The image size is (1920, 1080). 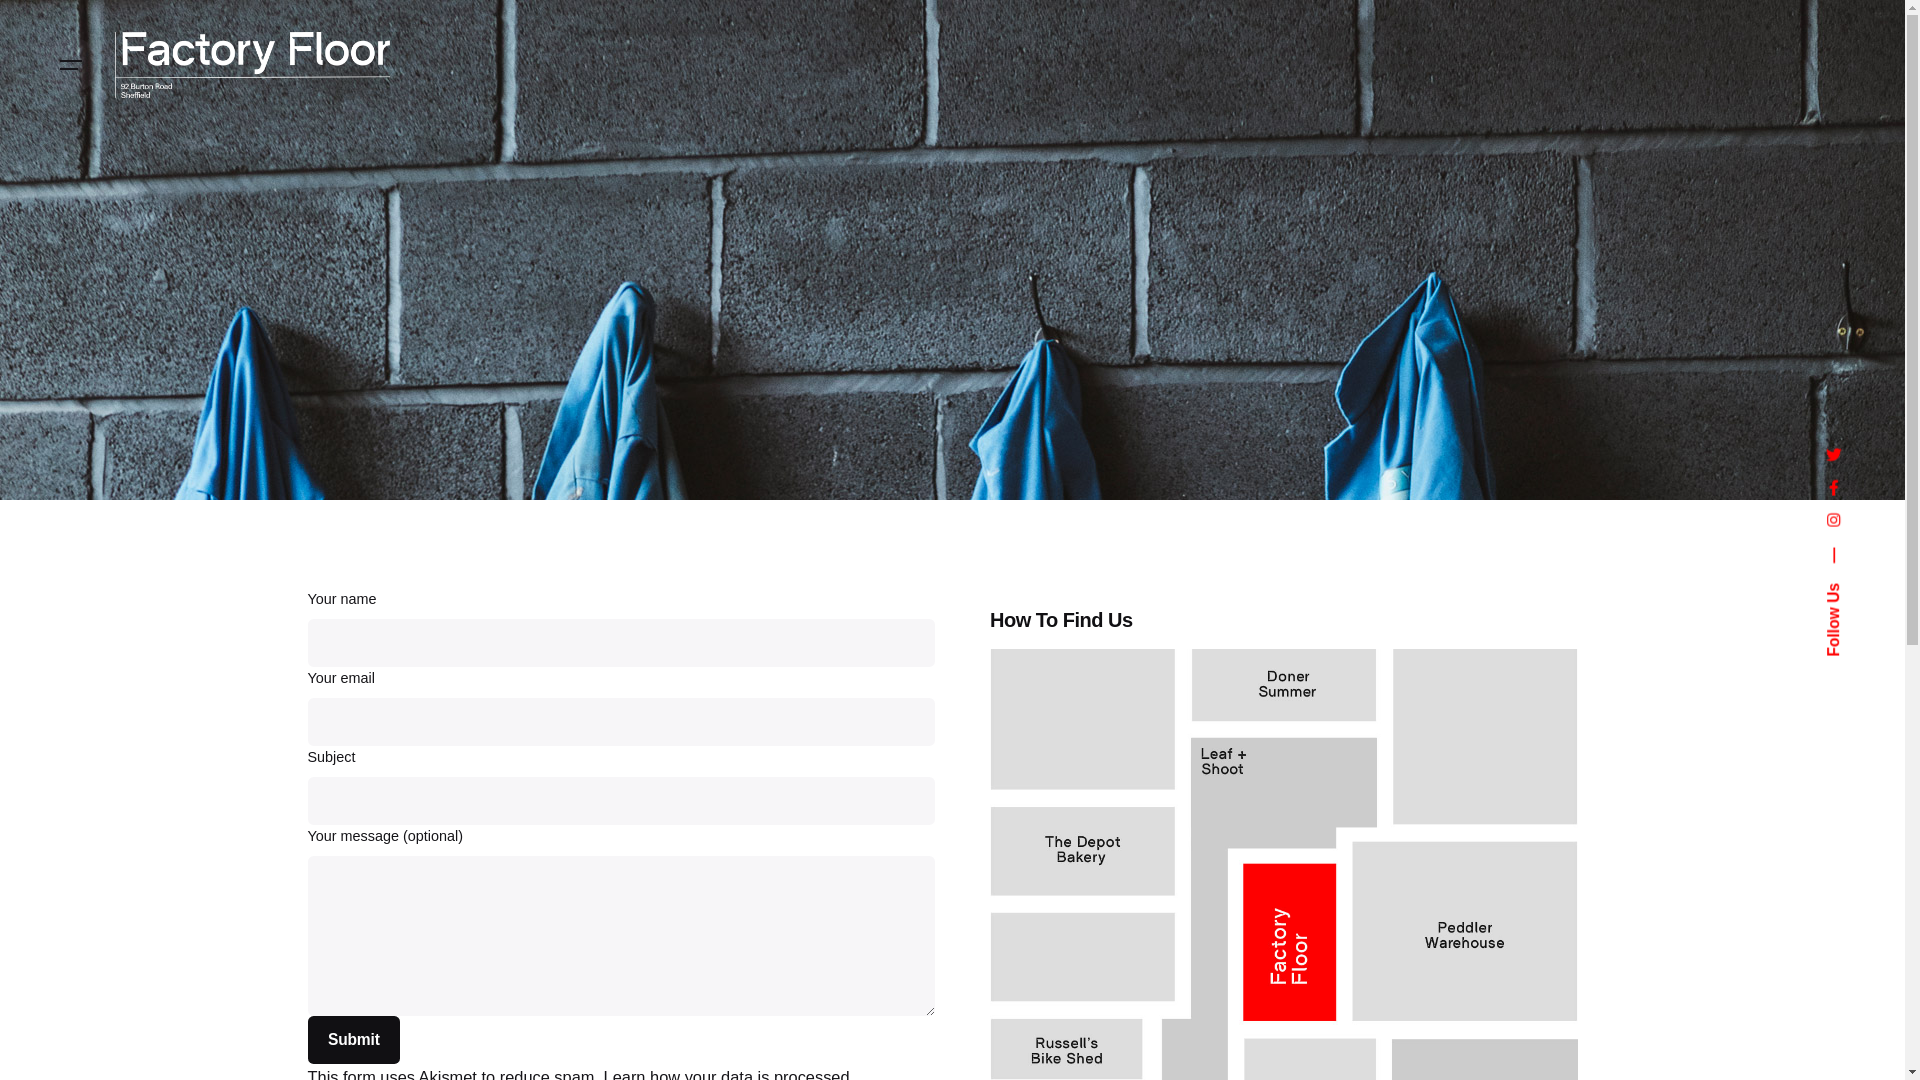 What do you see at coordinates (354, 1039) in the screenshot?
I see `'Submit'` at bounding box center [354, 1039].